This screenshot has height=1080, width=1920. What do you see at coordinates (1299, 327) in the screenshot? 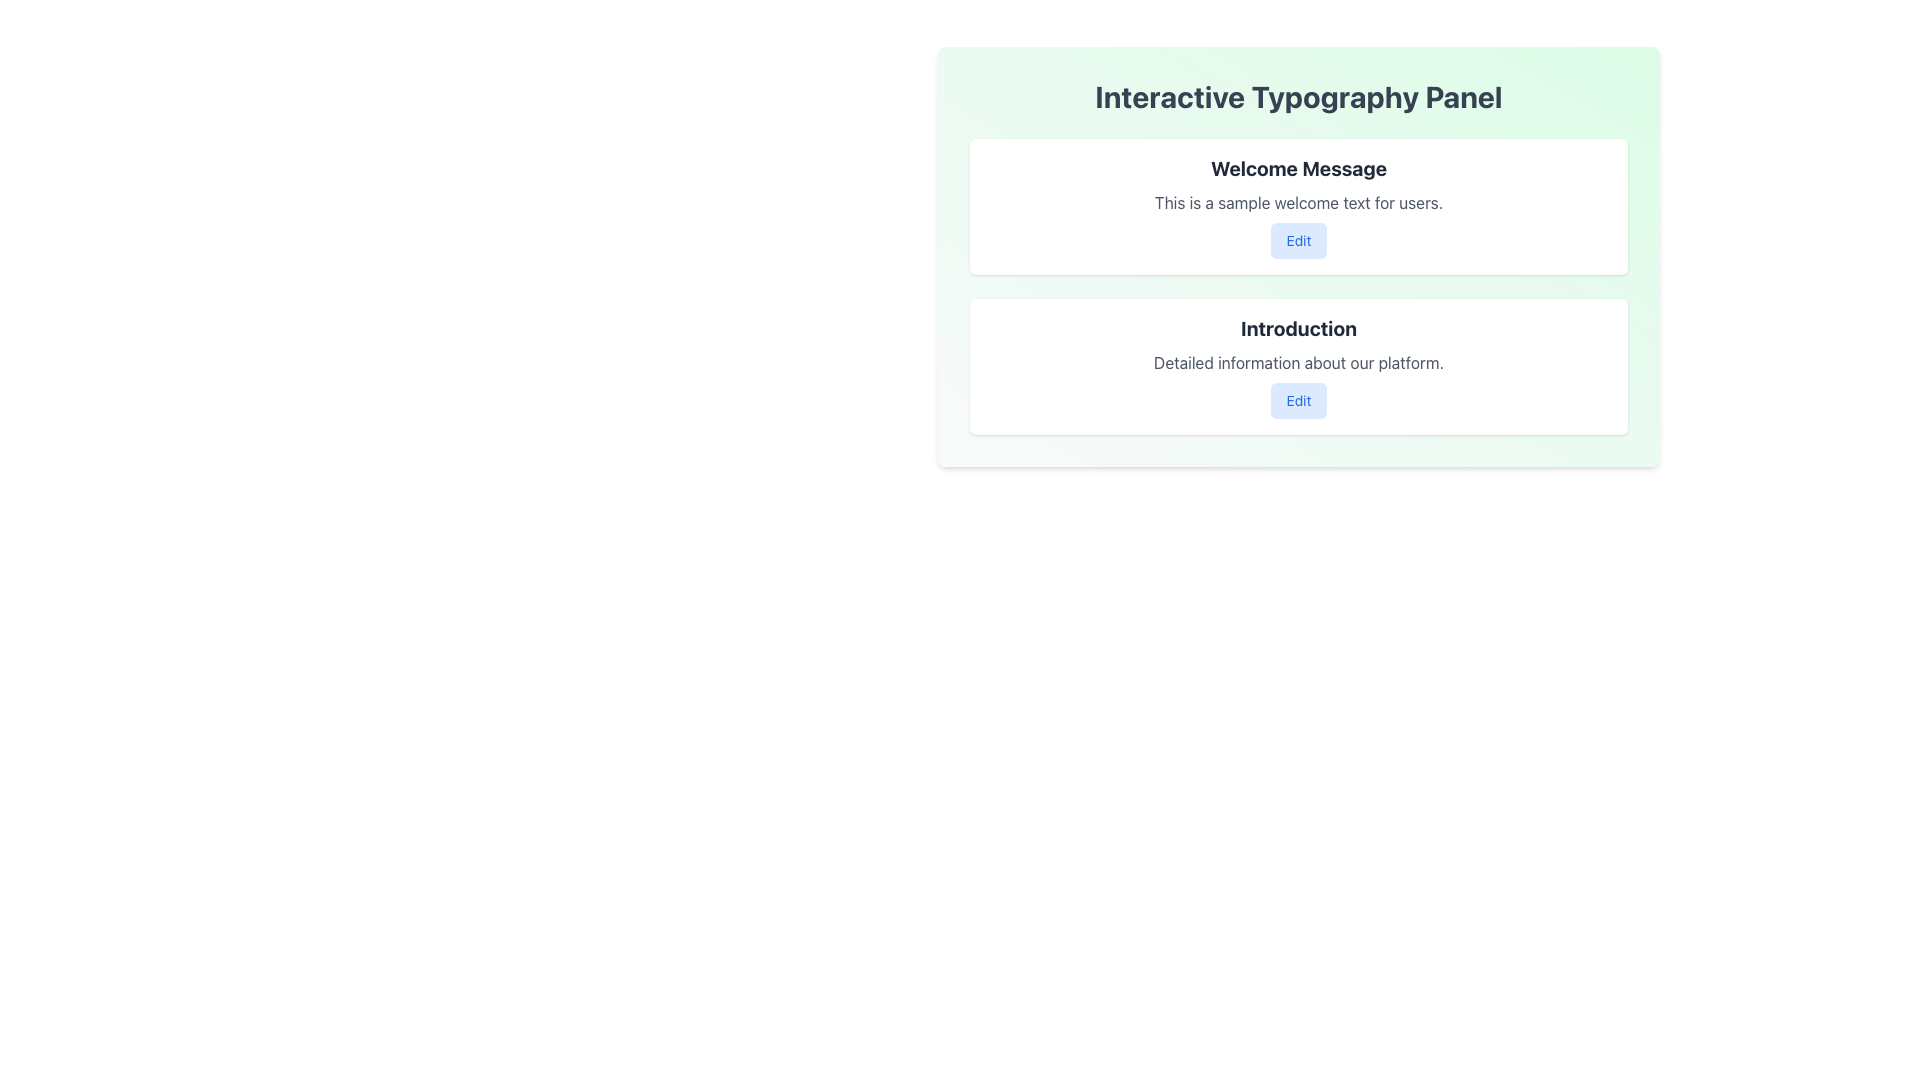
I see `the bold title text element labeled 'Introduction', which is styled with a large font size and black color, positioned centrally in the panel above the description and 'Edit' button` at bounding box center [1299, 327].